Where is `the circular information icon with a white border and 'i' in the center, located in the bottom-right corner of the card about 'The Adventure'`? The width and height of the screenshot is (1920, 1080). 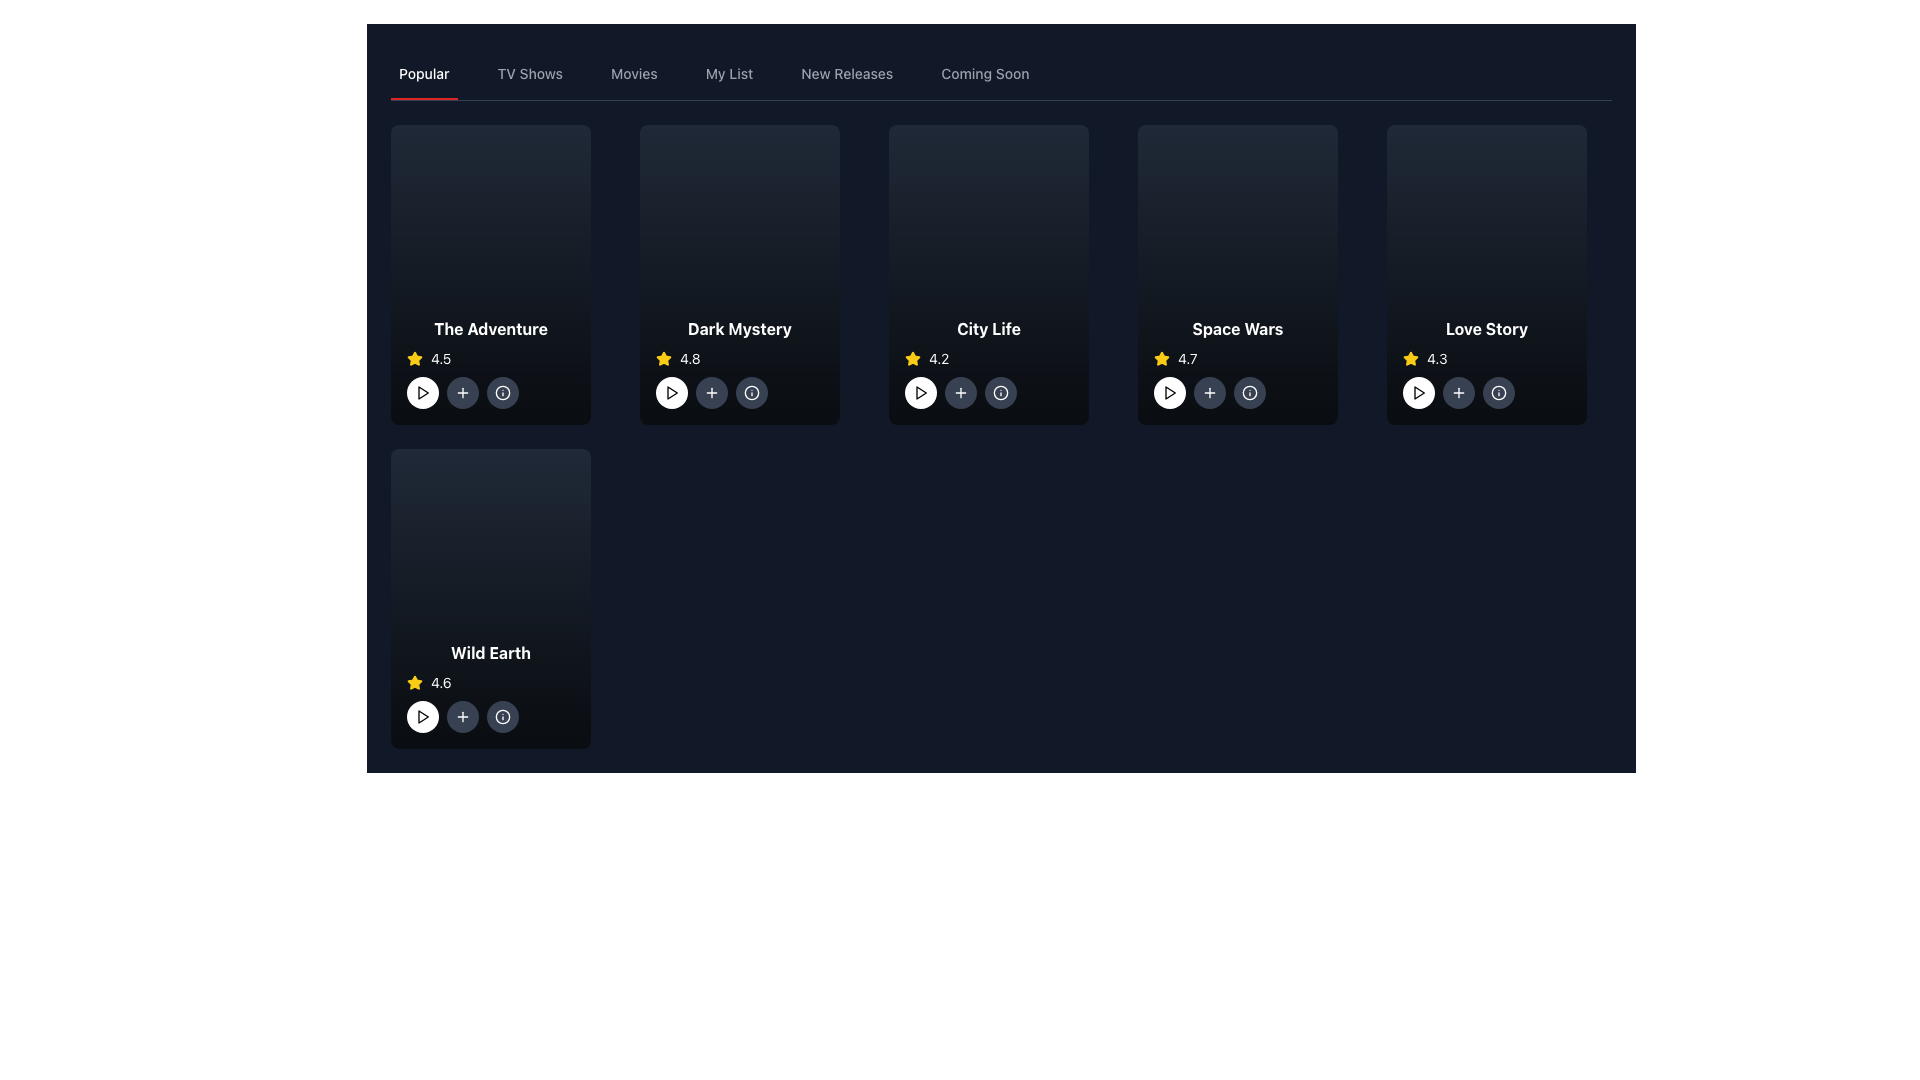
the circular information icon with a white border and 'i' in the center, located in the bottom-right corner of the card about 'The Adventure' is located at coordinates (503, 393).